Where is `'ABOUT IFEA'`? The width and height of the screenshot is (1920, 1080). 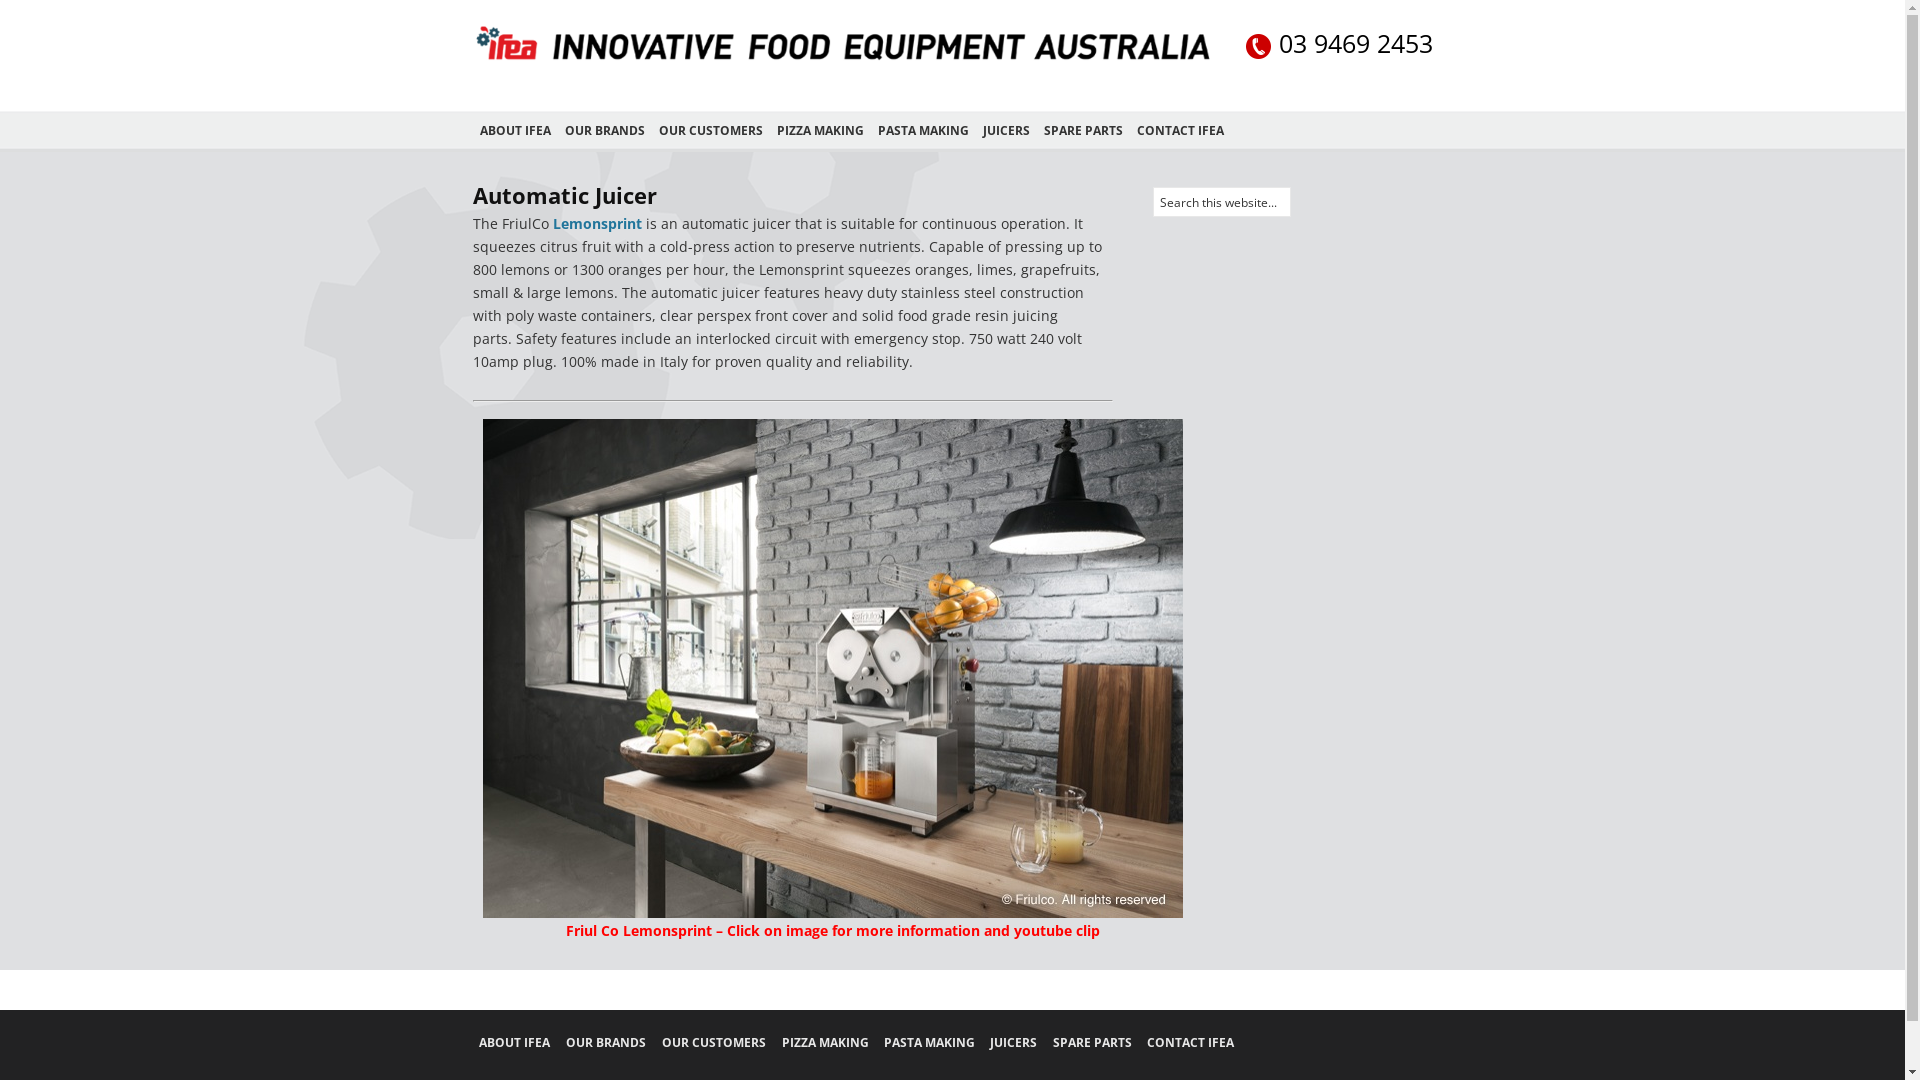
'ABOUT IFEA' is located at coordinates (477, 1041).